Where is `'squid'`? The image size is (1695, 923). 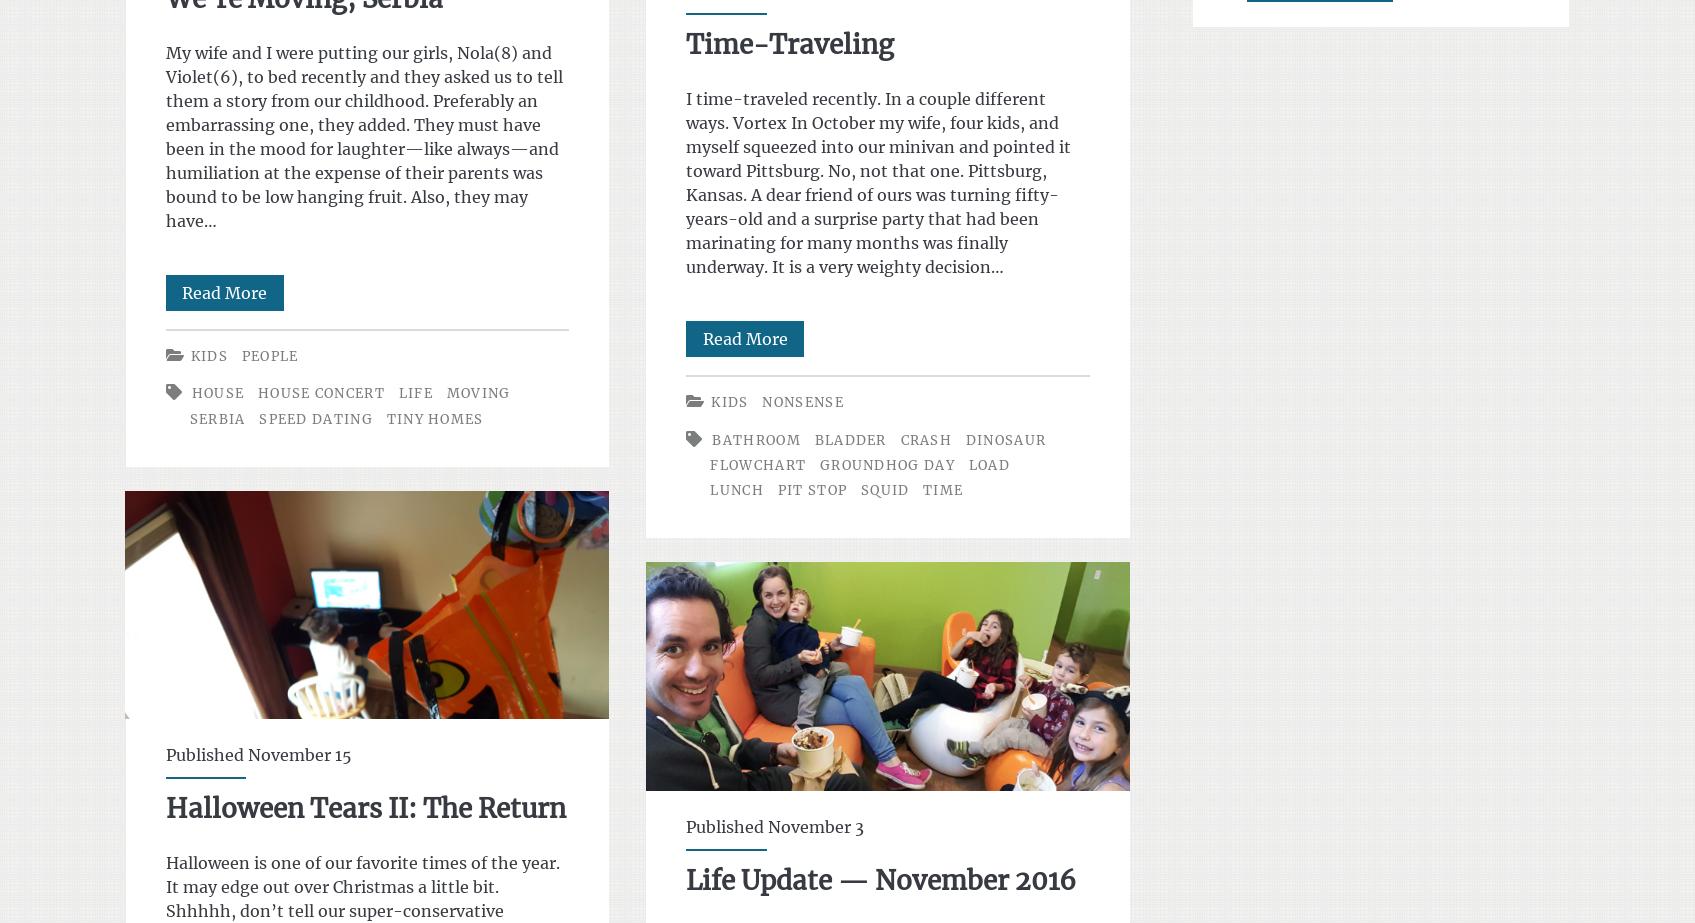 'squid' is located at coordinates (883, 488).